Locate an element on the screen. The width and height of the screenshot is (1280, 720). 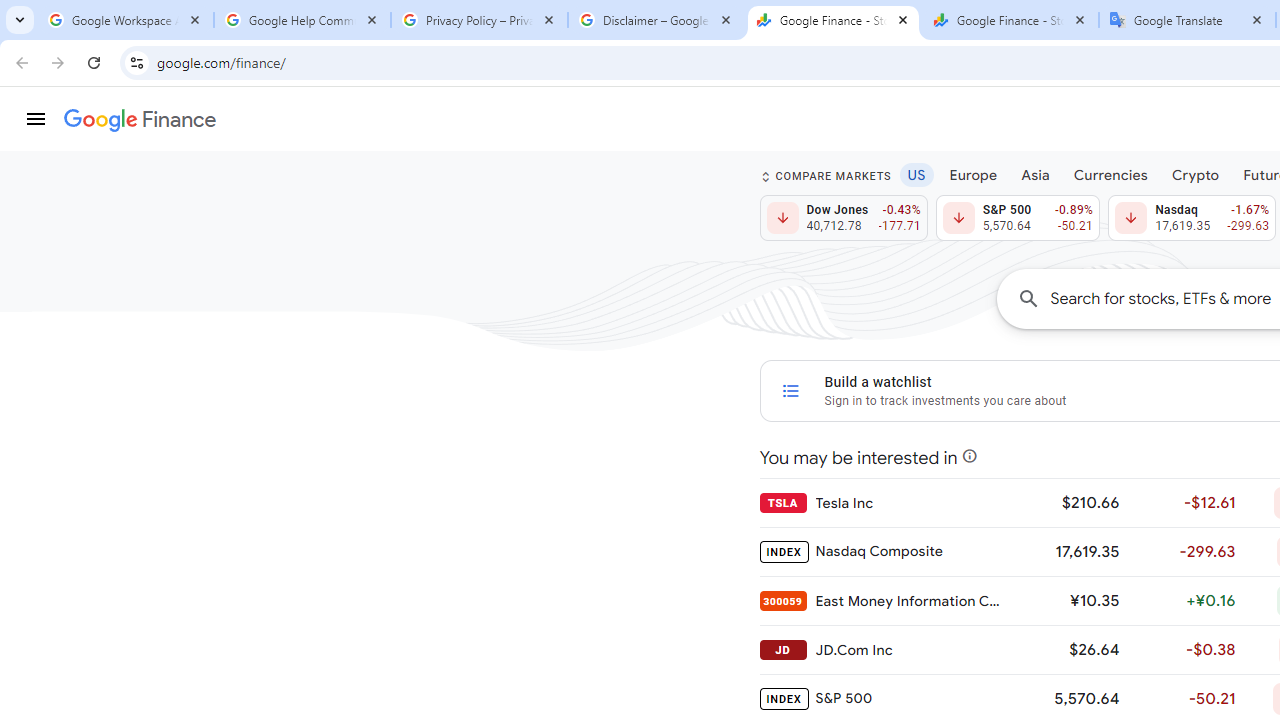
'Main menu' is located at coordinates (35, 119).